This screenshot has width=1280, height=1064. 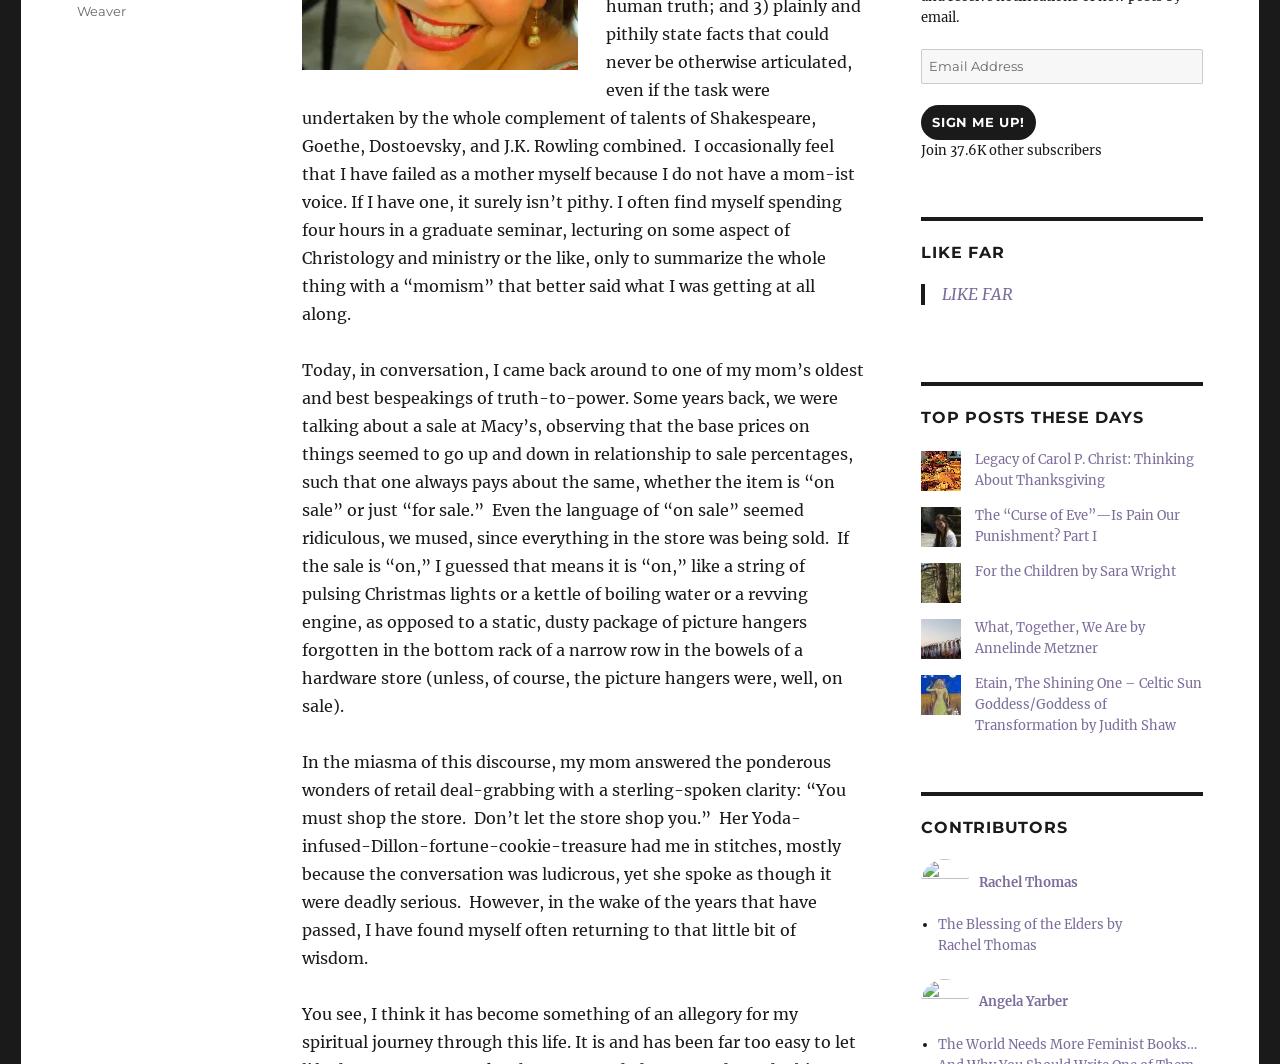 I want to click on 'Legacy of Carol P. Christ: Thinking About Thanksgiving', so click(x=1083, y=469).